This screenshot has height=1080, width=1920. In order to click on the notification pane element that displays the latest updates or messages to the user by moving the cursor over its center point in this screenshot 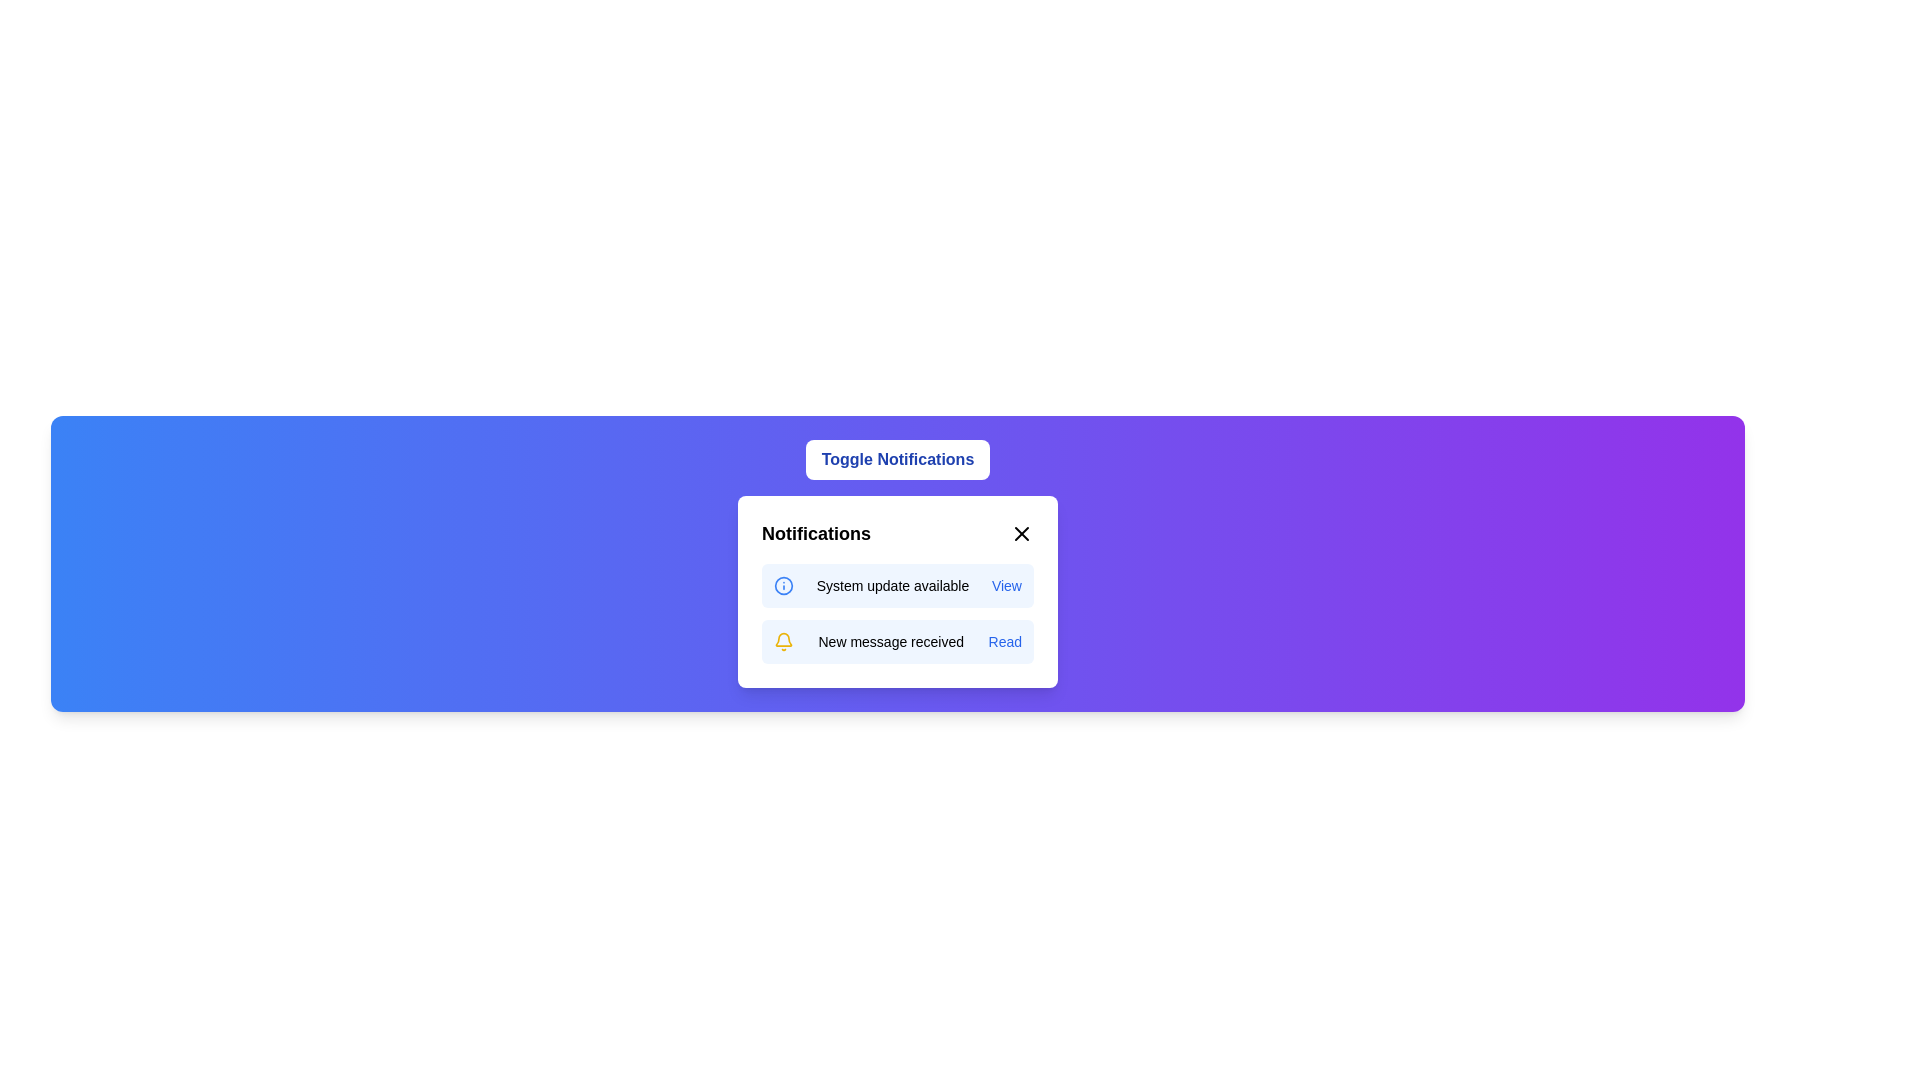, I will do `click(896, 590)`.